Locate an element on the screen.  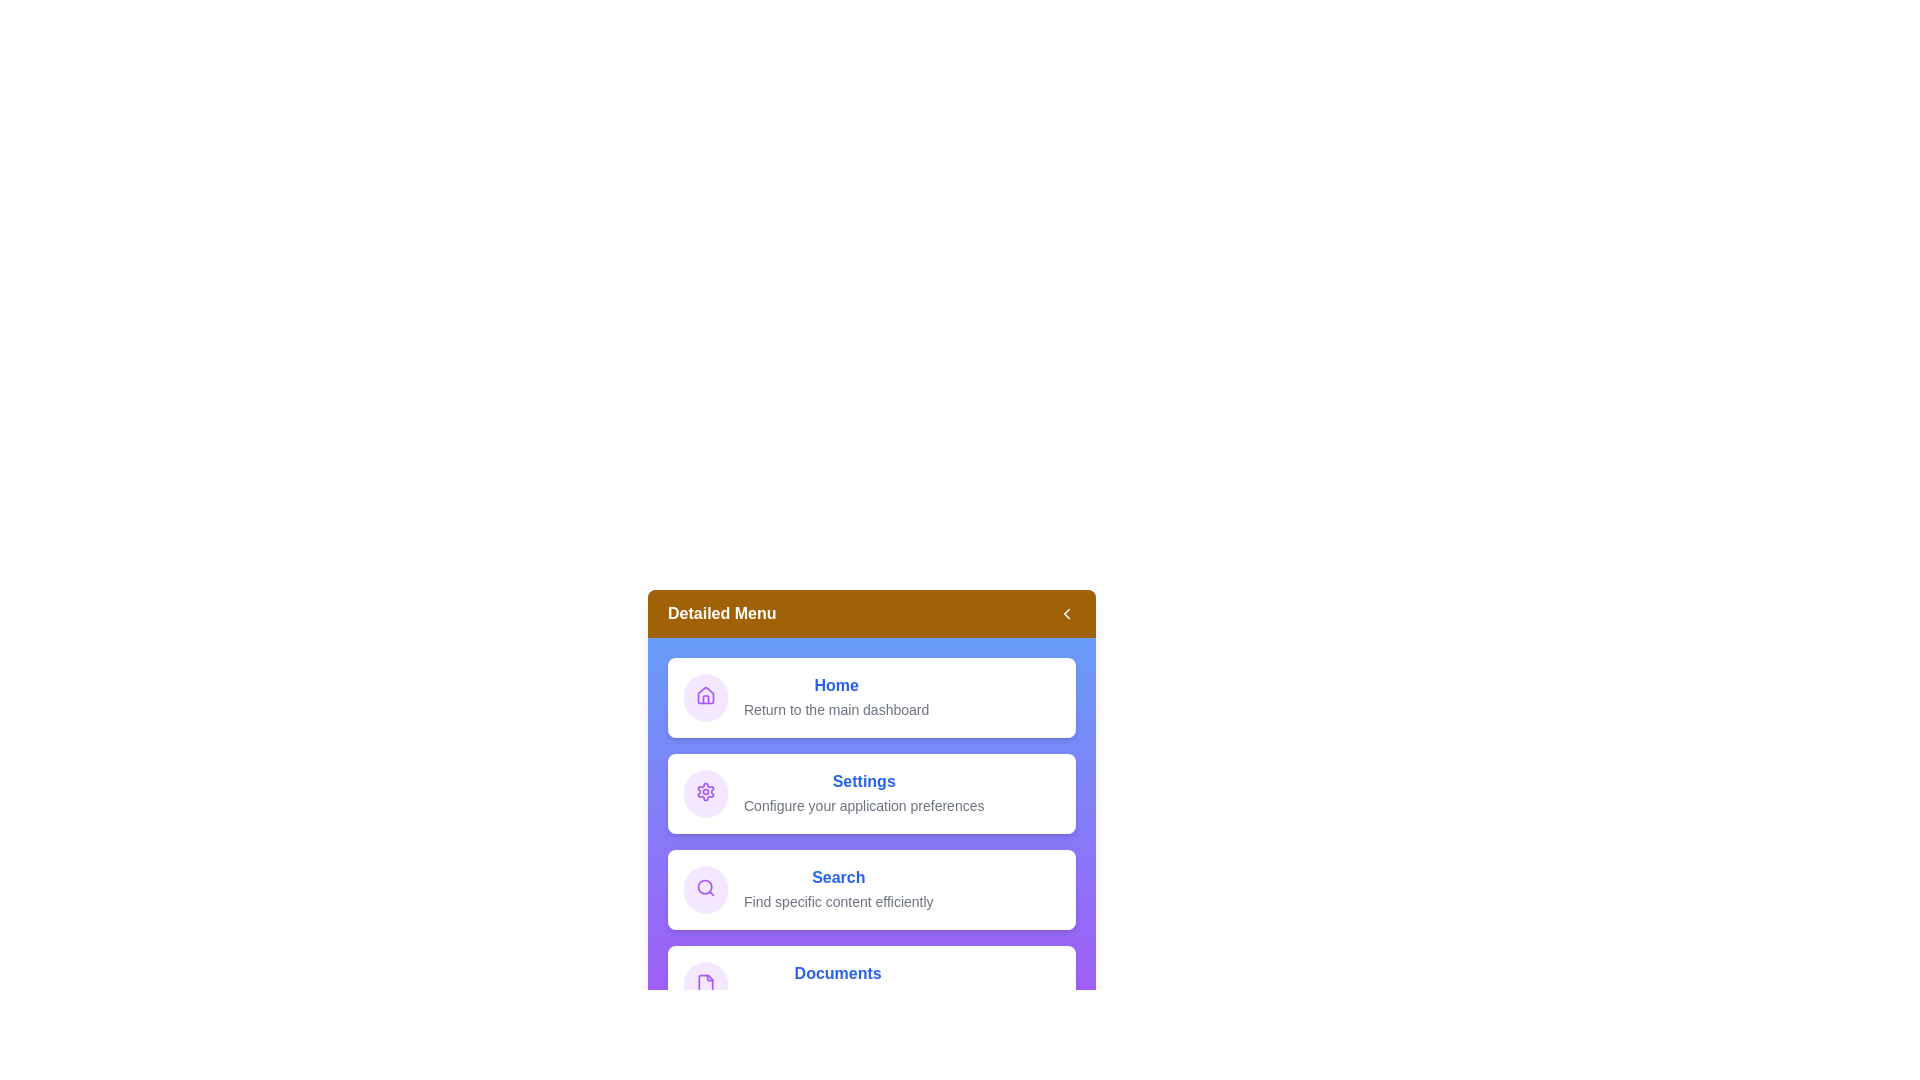
the icon corresponding to Documents in the menu is located at coordinates (705, 985).